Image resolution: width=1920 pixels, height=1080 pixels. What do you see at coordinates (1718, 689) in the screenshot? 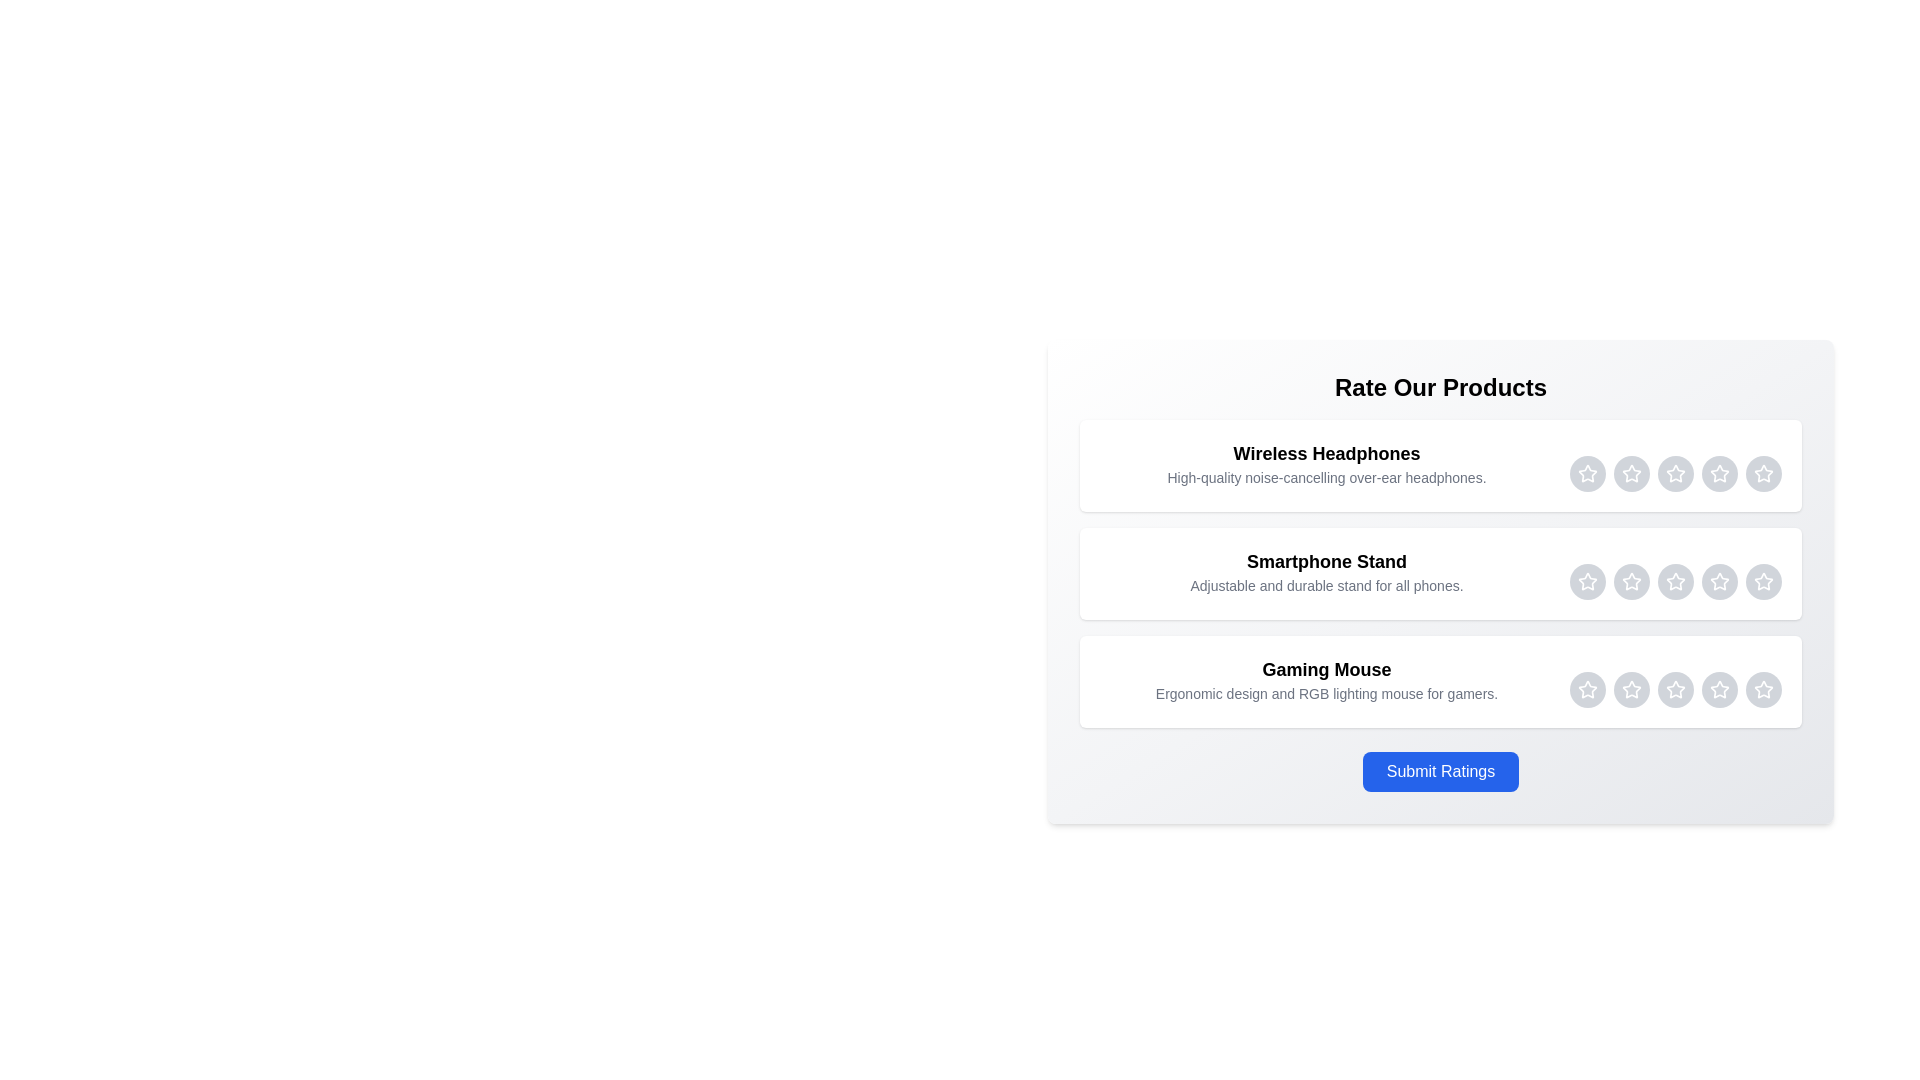
I see `the Gaming Mouse rating star 4` at bounding box center [1718, 689].